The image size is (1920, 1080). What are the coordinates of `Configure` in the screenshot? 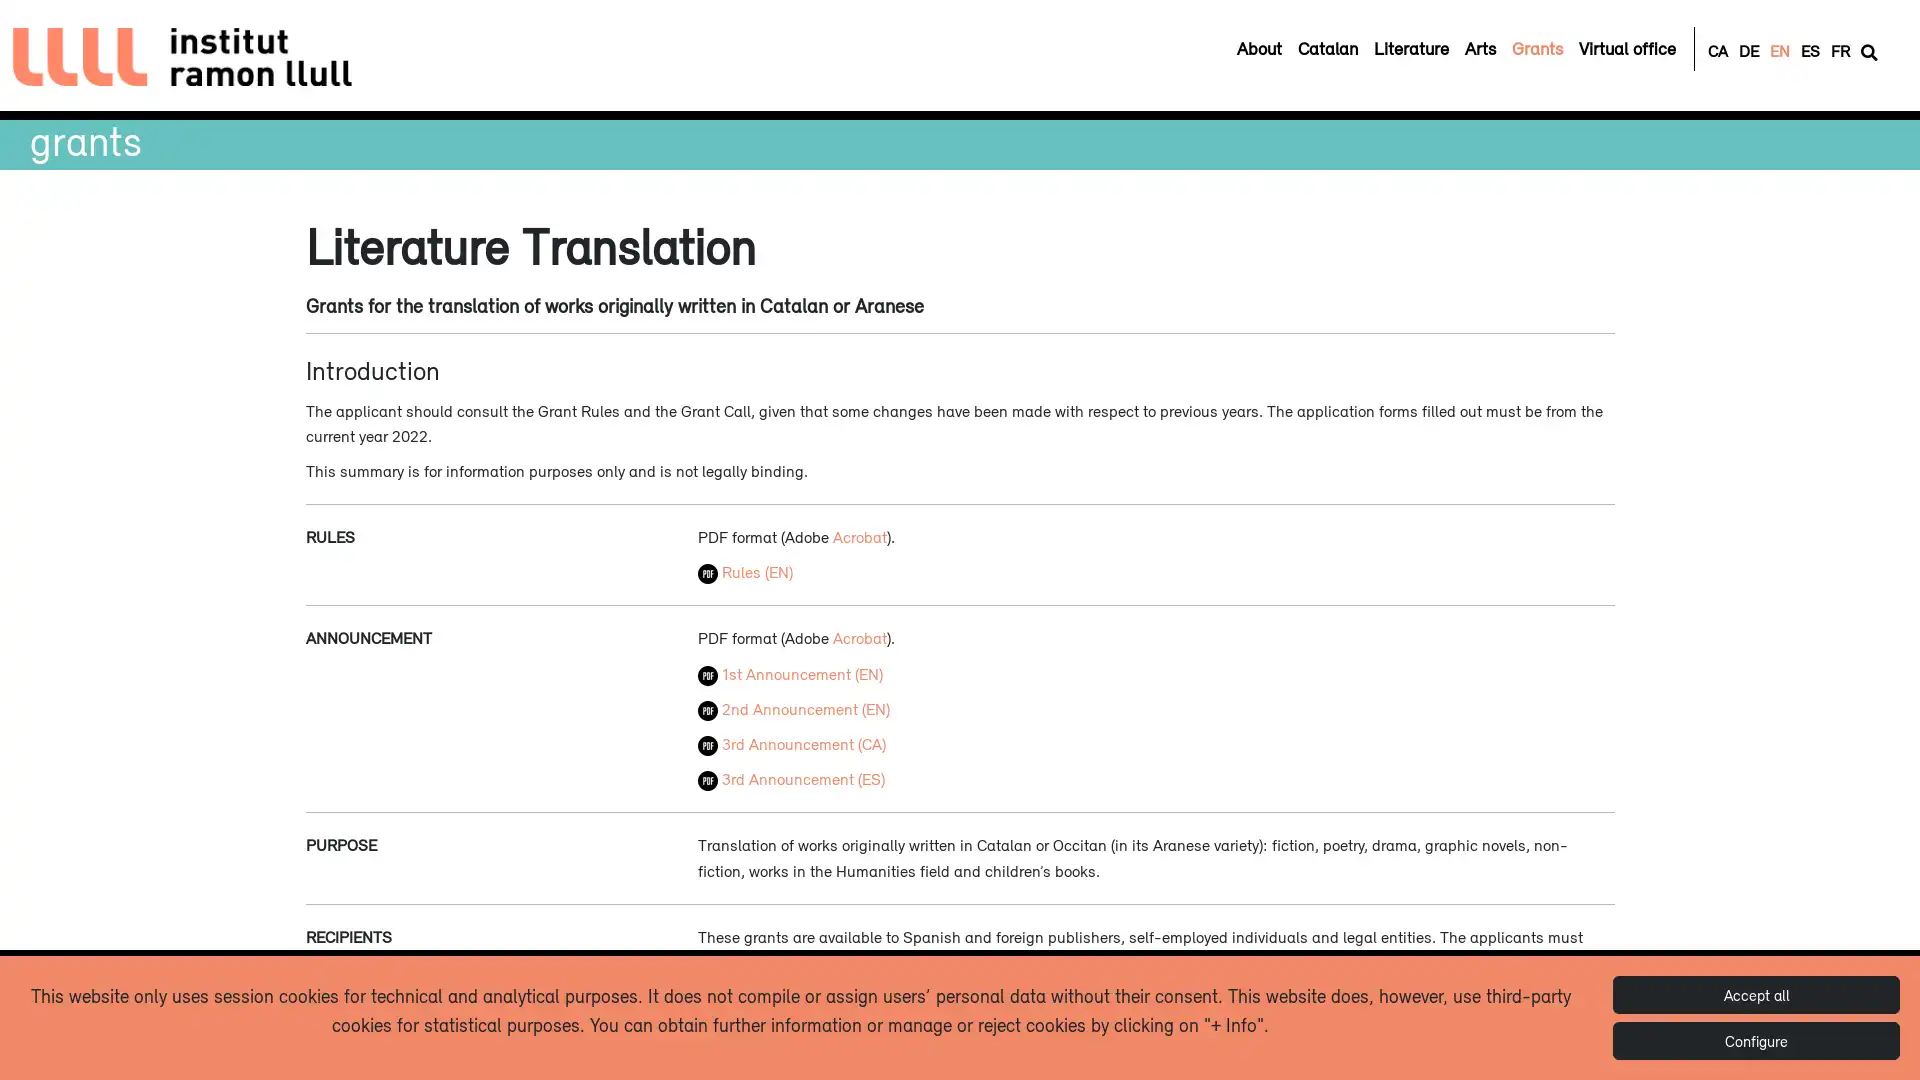 It's located at (1755, 1040).